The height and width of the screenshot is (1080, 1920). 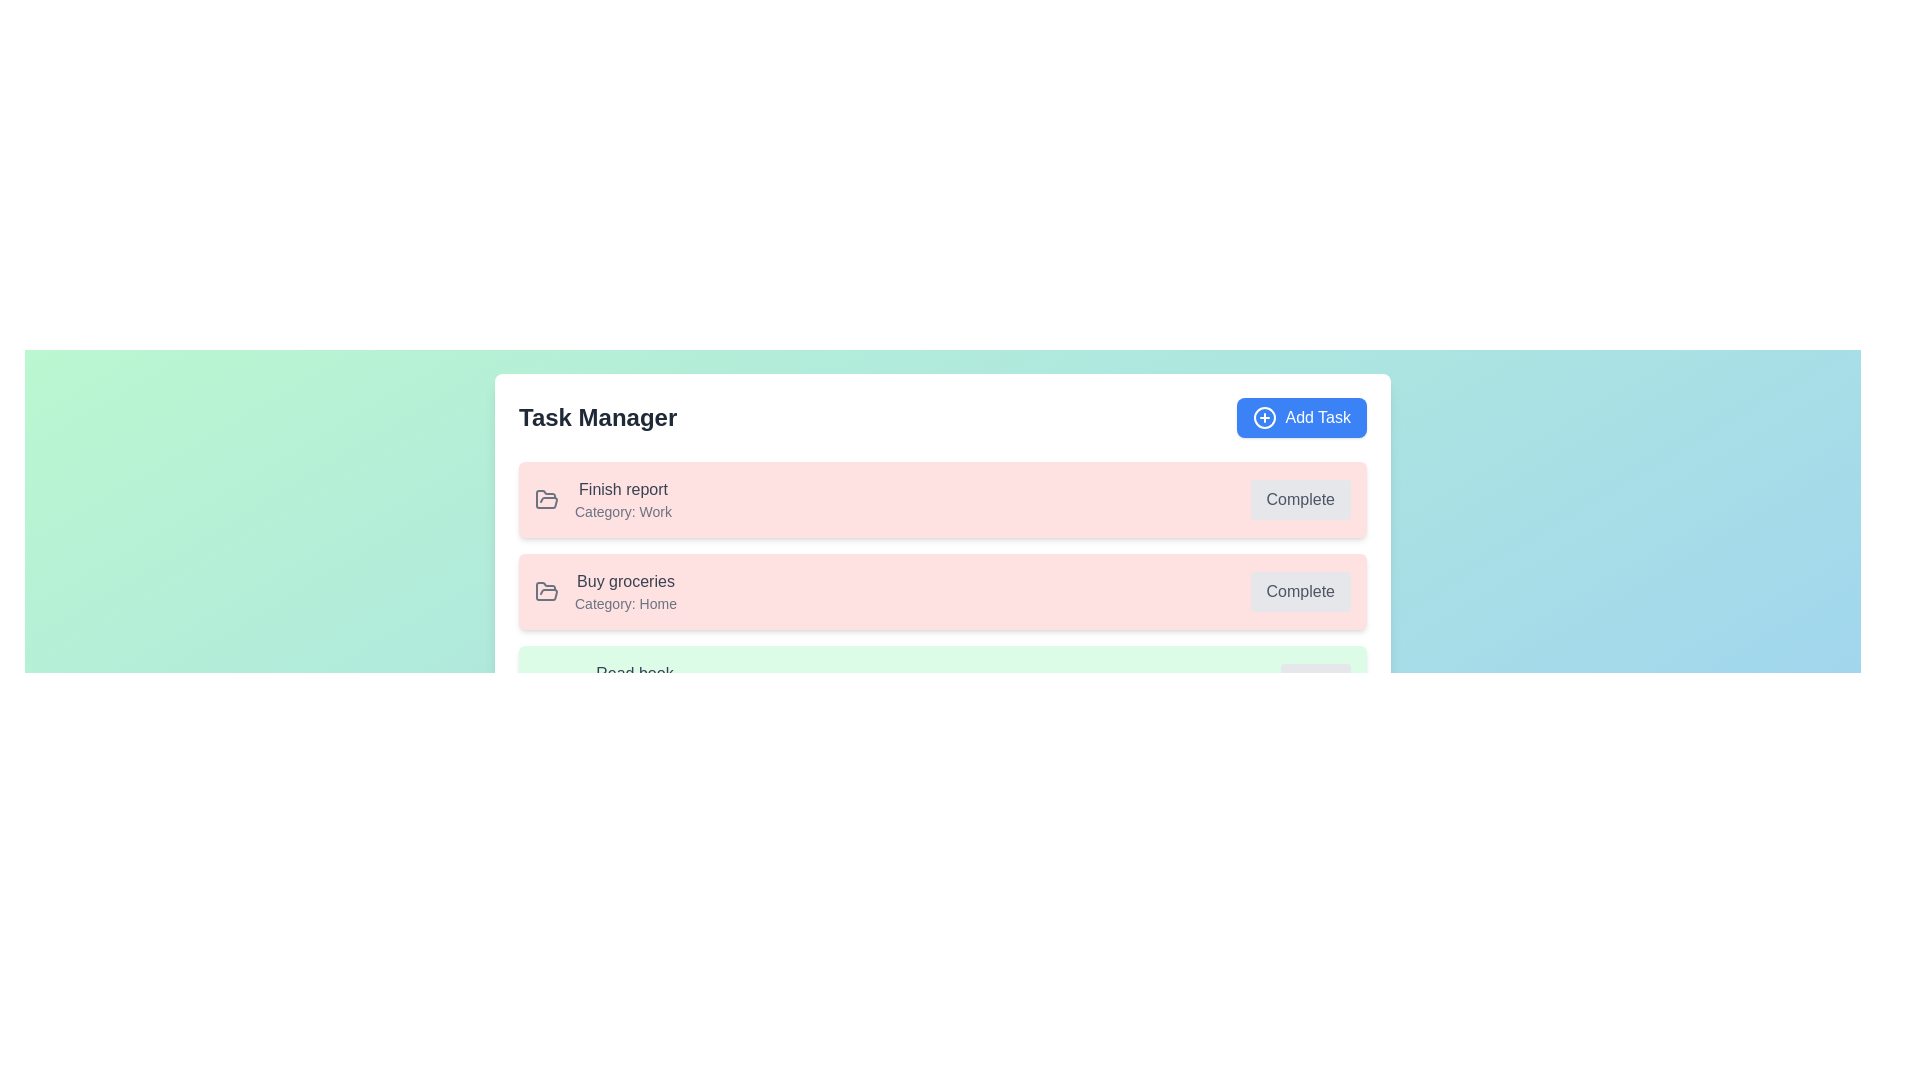 What do you see at coordinates (604, 590) in the screenshot?
I see `the Information display block containing text and an icon that provides information about the task 'Buy groceries'` at bounding box center [604, 590].